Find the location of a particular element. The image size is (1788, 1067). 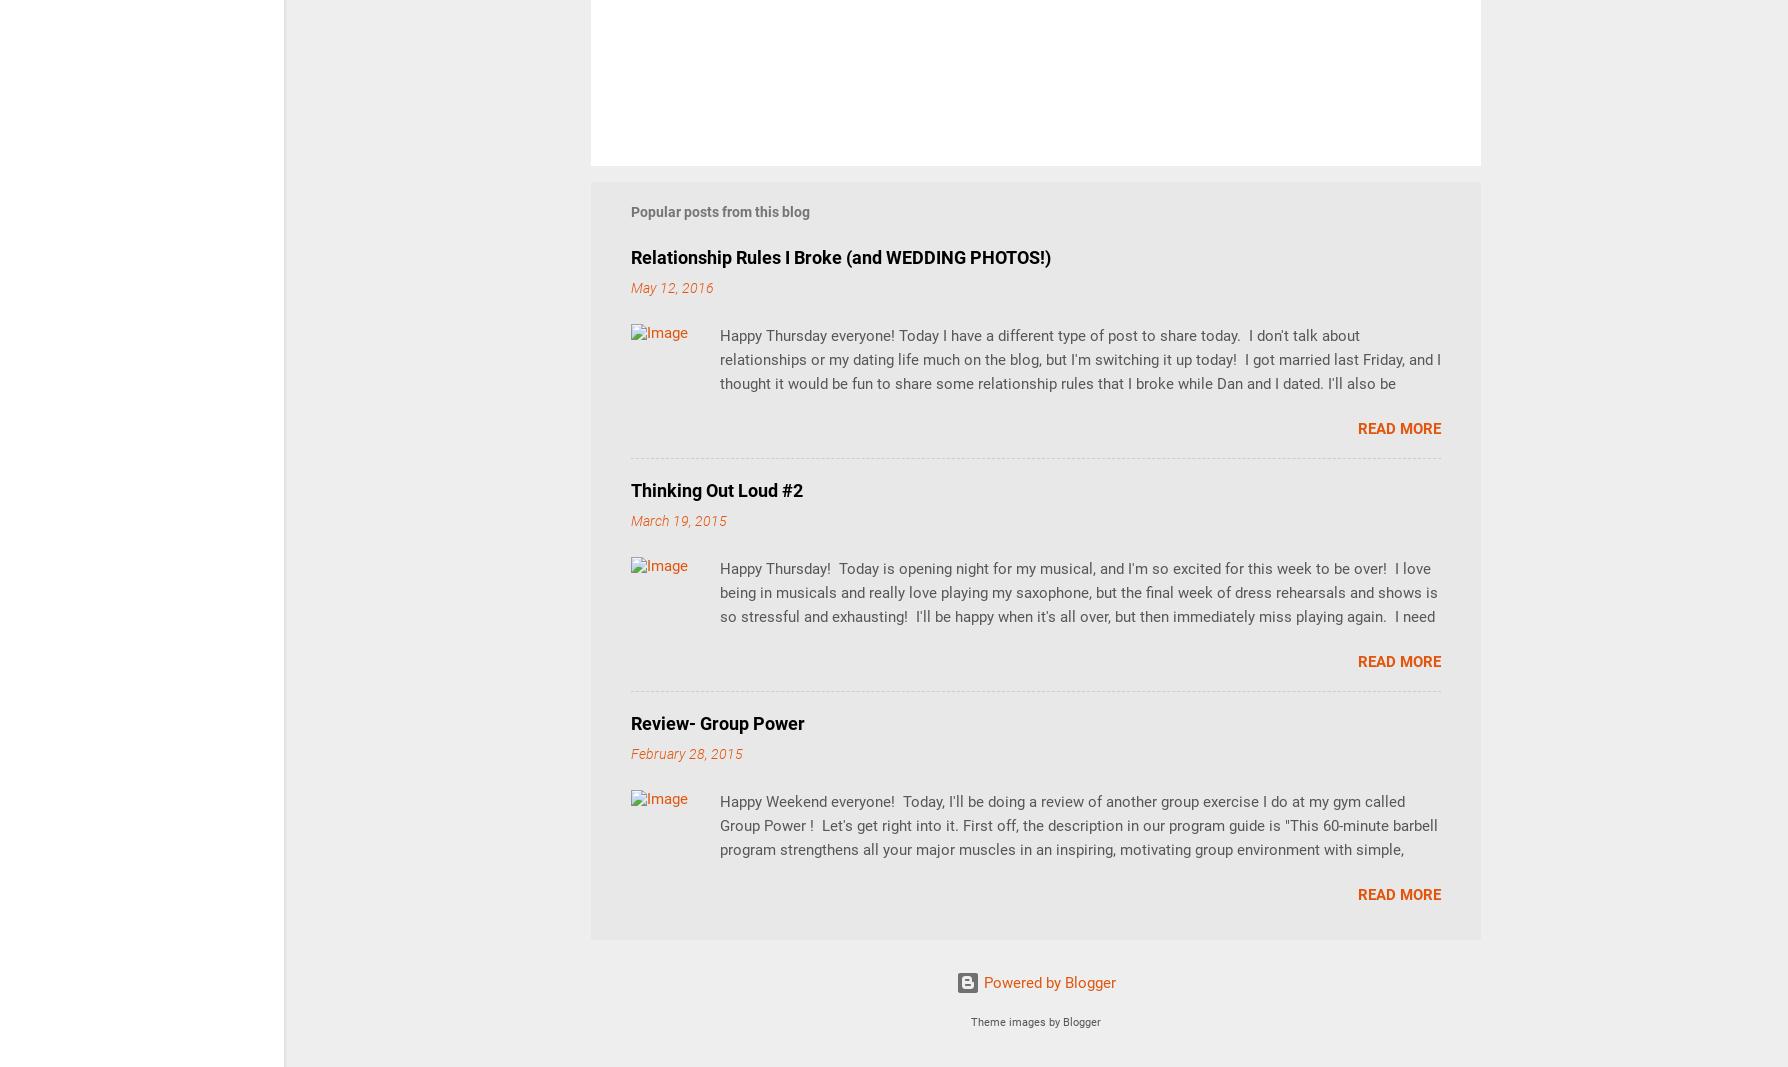

'Thinking Out Loud #2' is located at coordinates (715, 489).